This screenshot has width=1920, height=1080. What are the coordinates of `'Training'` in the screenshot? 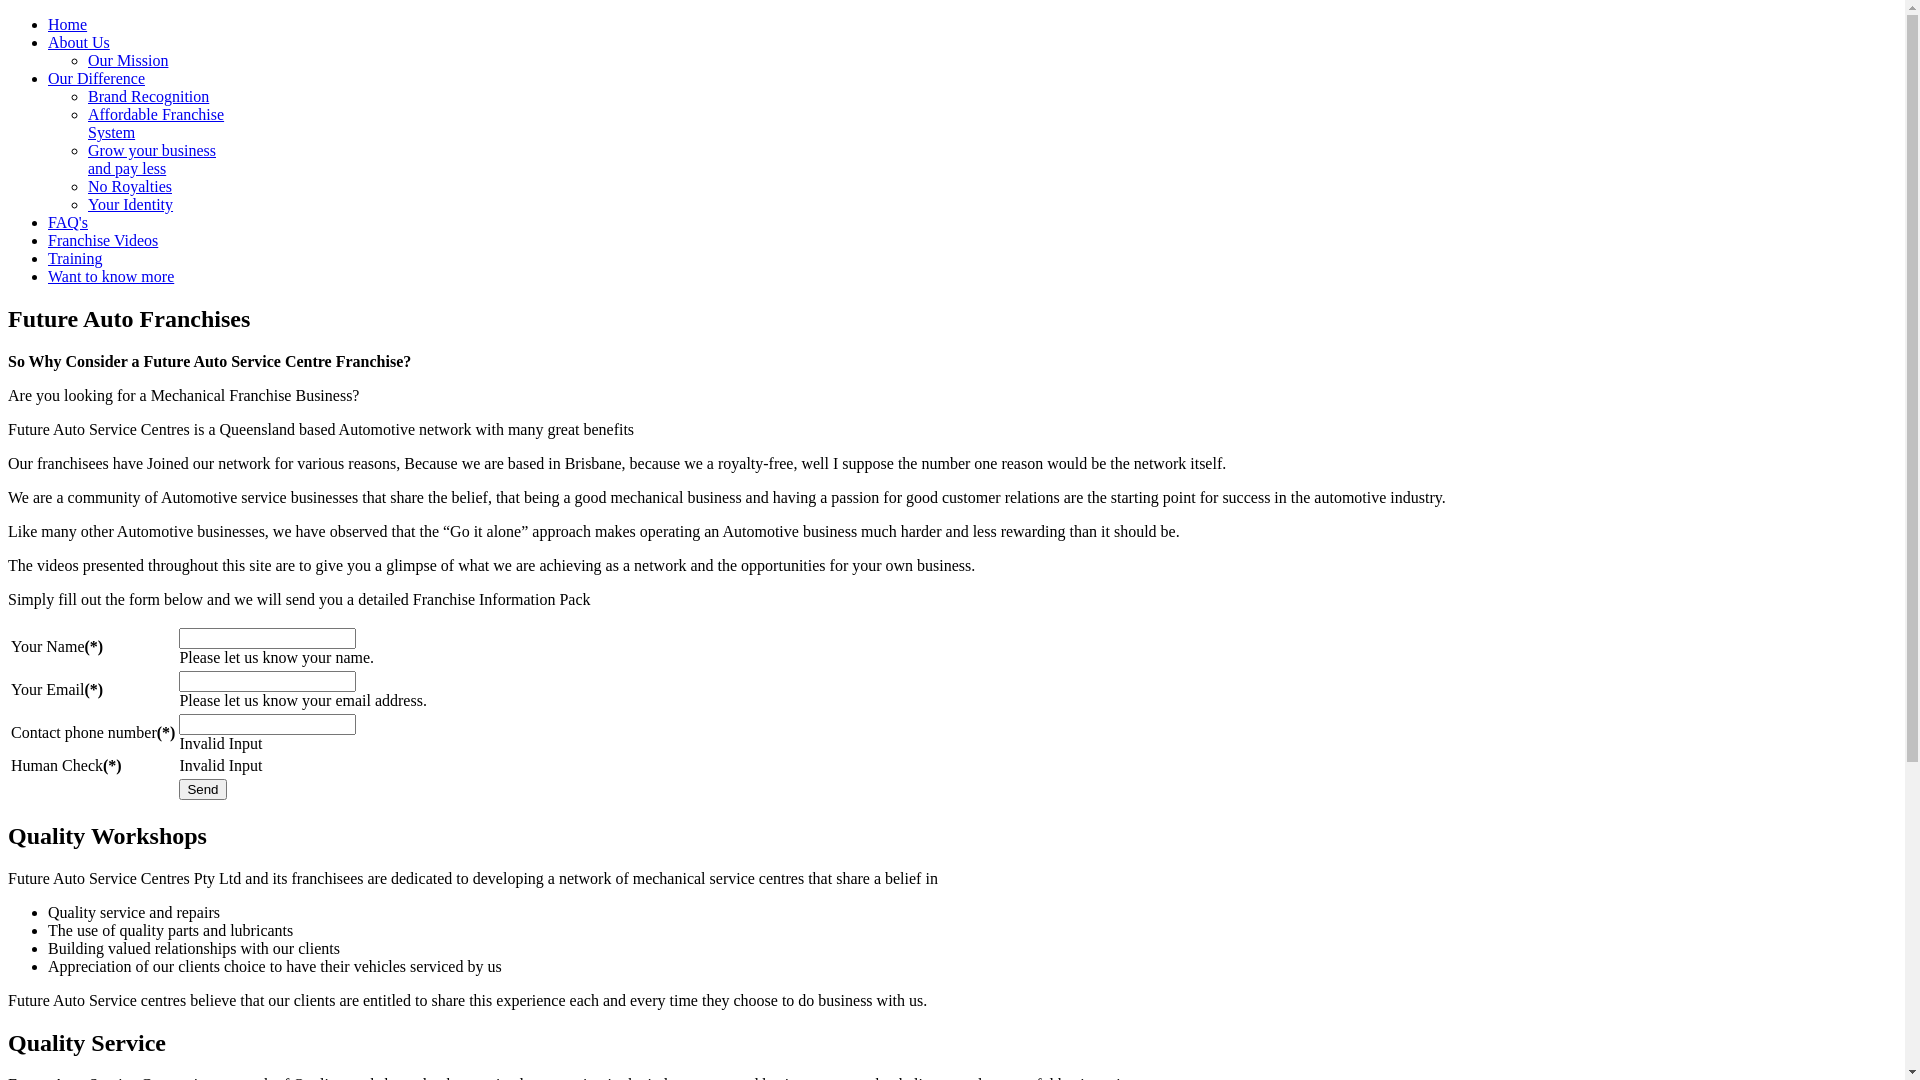 It's located at (75, 257).